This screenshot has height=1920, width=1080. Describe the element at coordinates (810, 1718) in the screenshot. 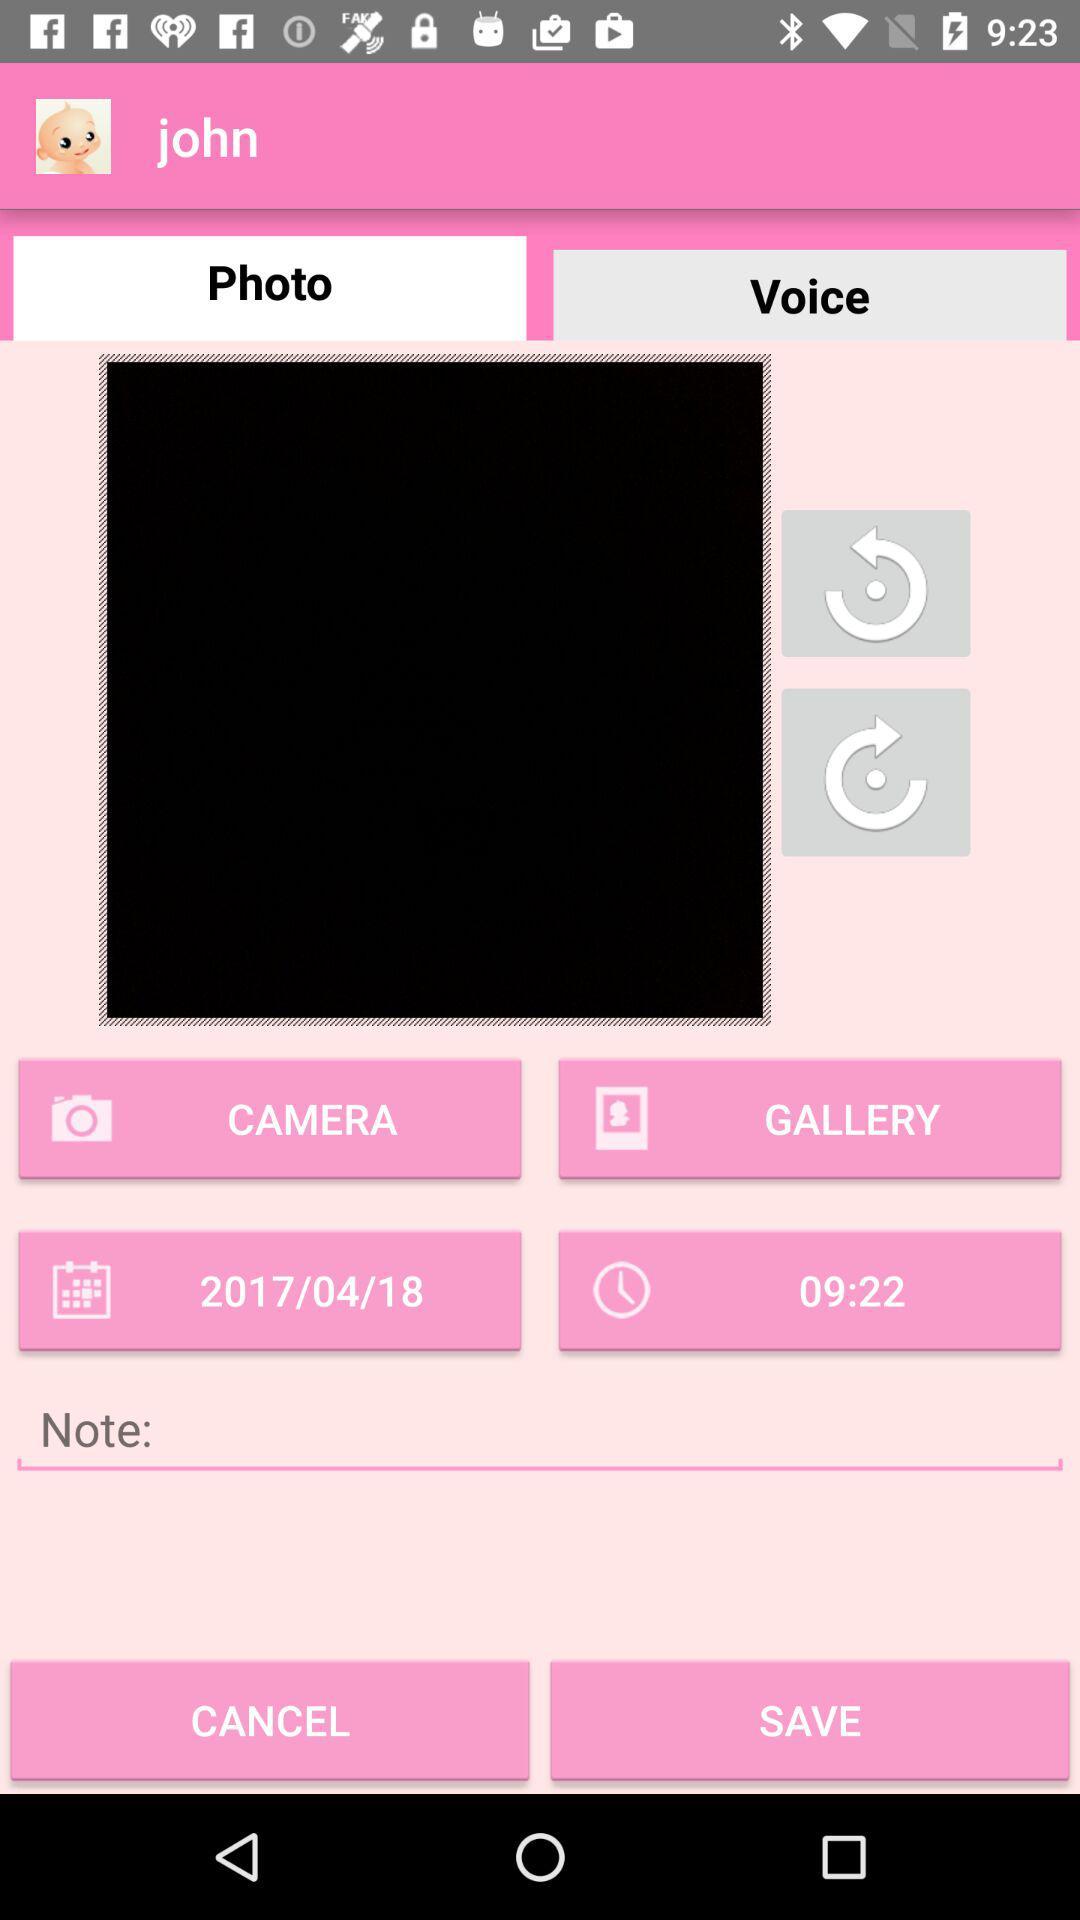

I see `the box that reads save` at that location.